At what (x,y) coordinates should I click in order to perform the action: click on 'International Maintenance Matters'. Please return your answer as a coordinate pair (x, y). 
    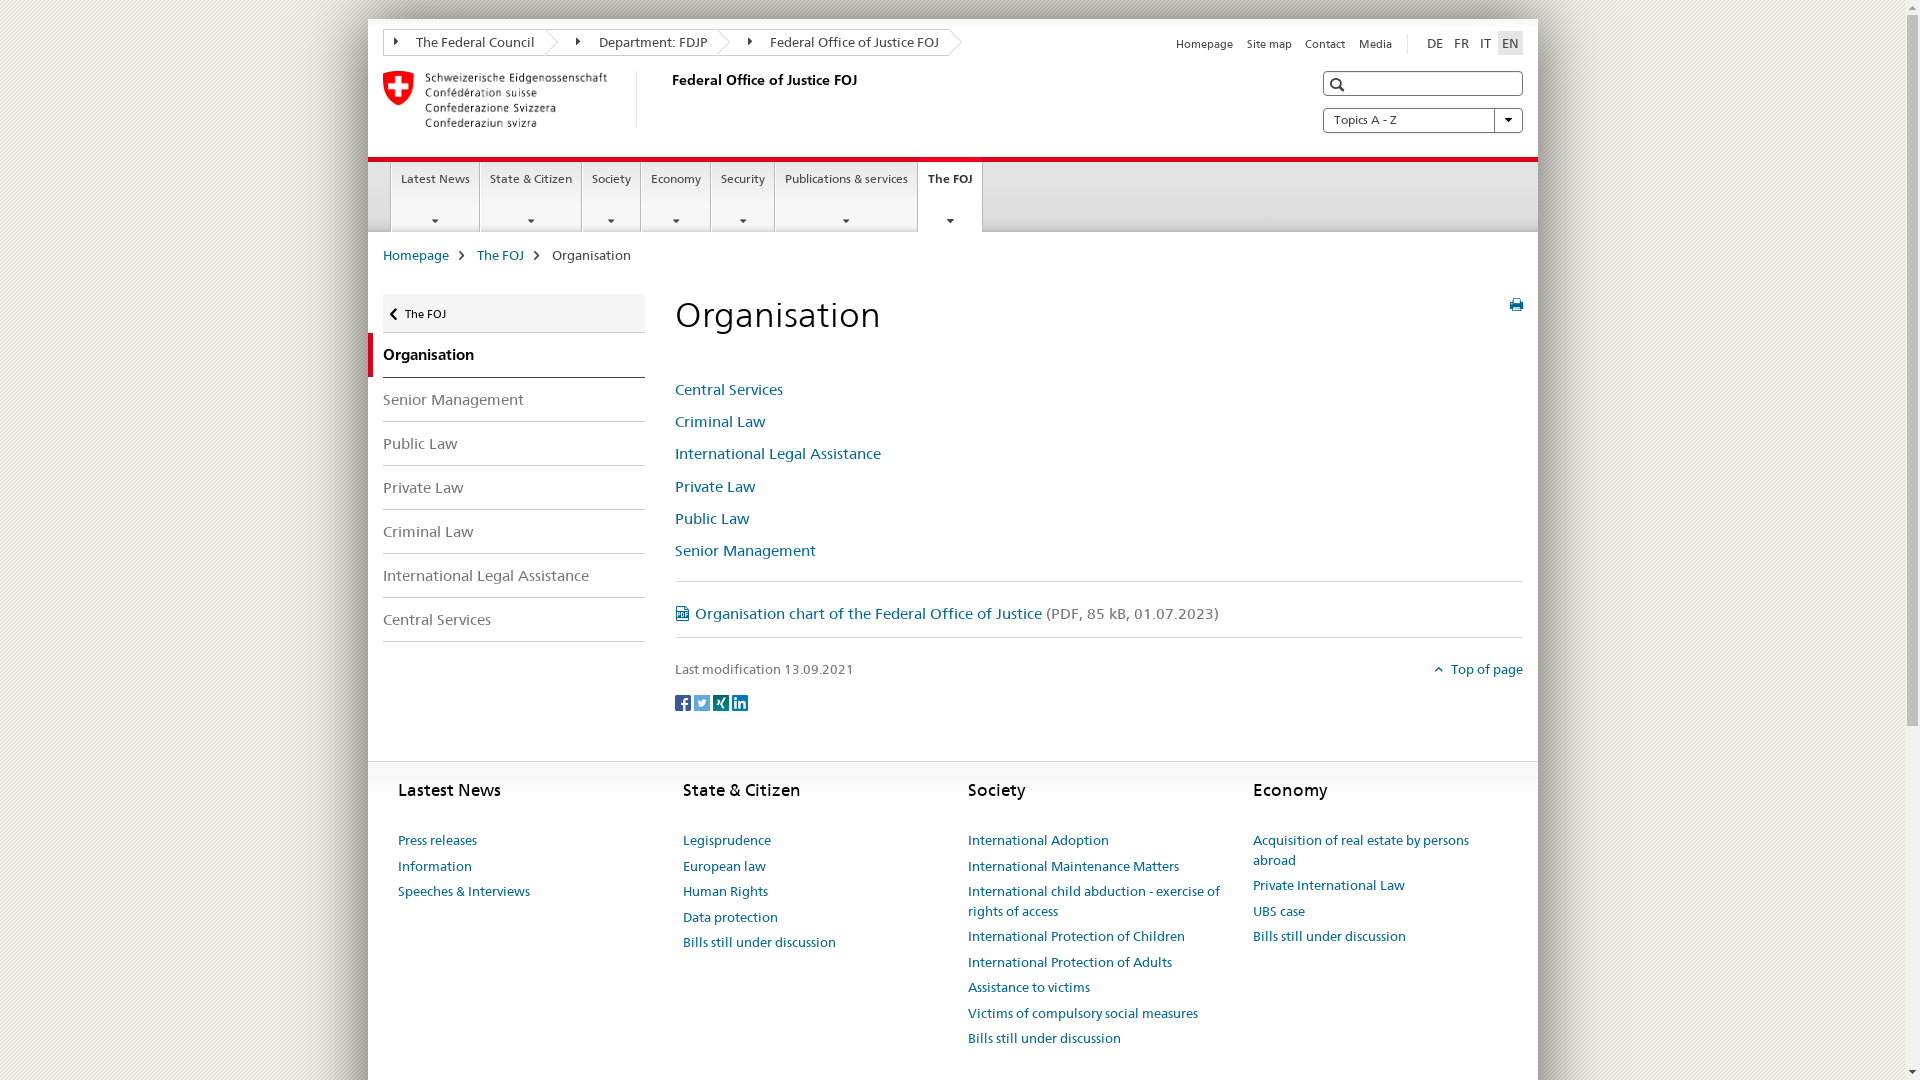
    Looking at the image, I should click on (1072, 866).